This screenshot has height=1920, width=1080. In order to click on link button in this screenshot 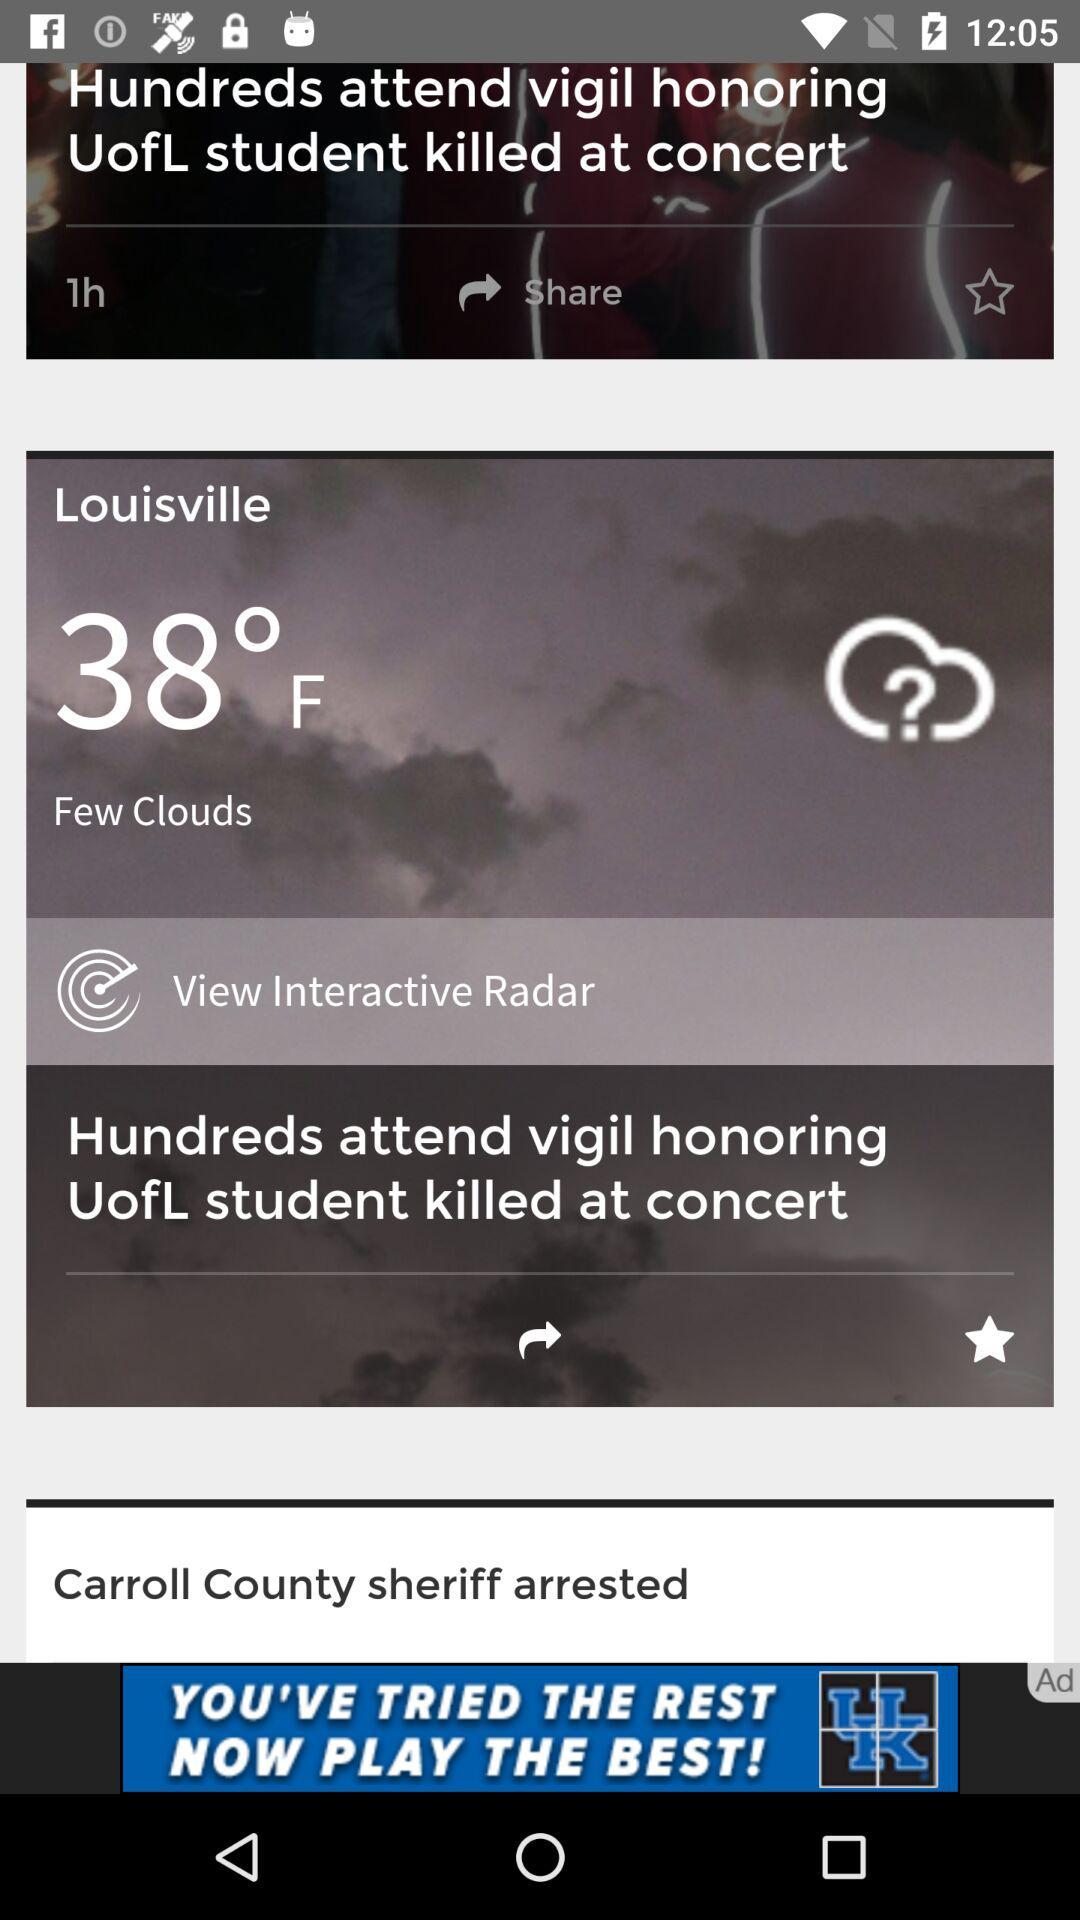, I will do `click(540, 1727)`.